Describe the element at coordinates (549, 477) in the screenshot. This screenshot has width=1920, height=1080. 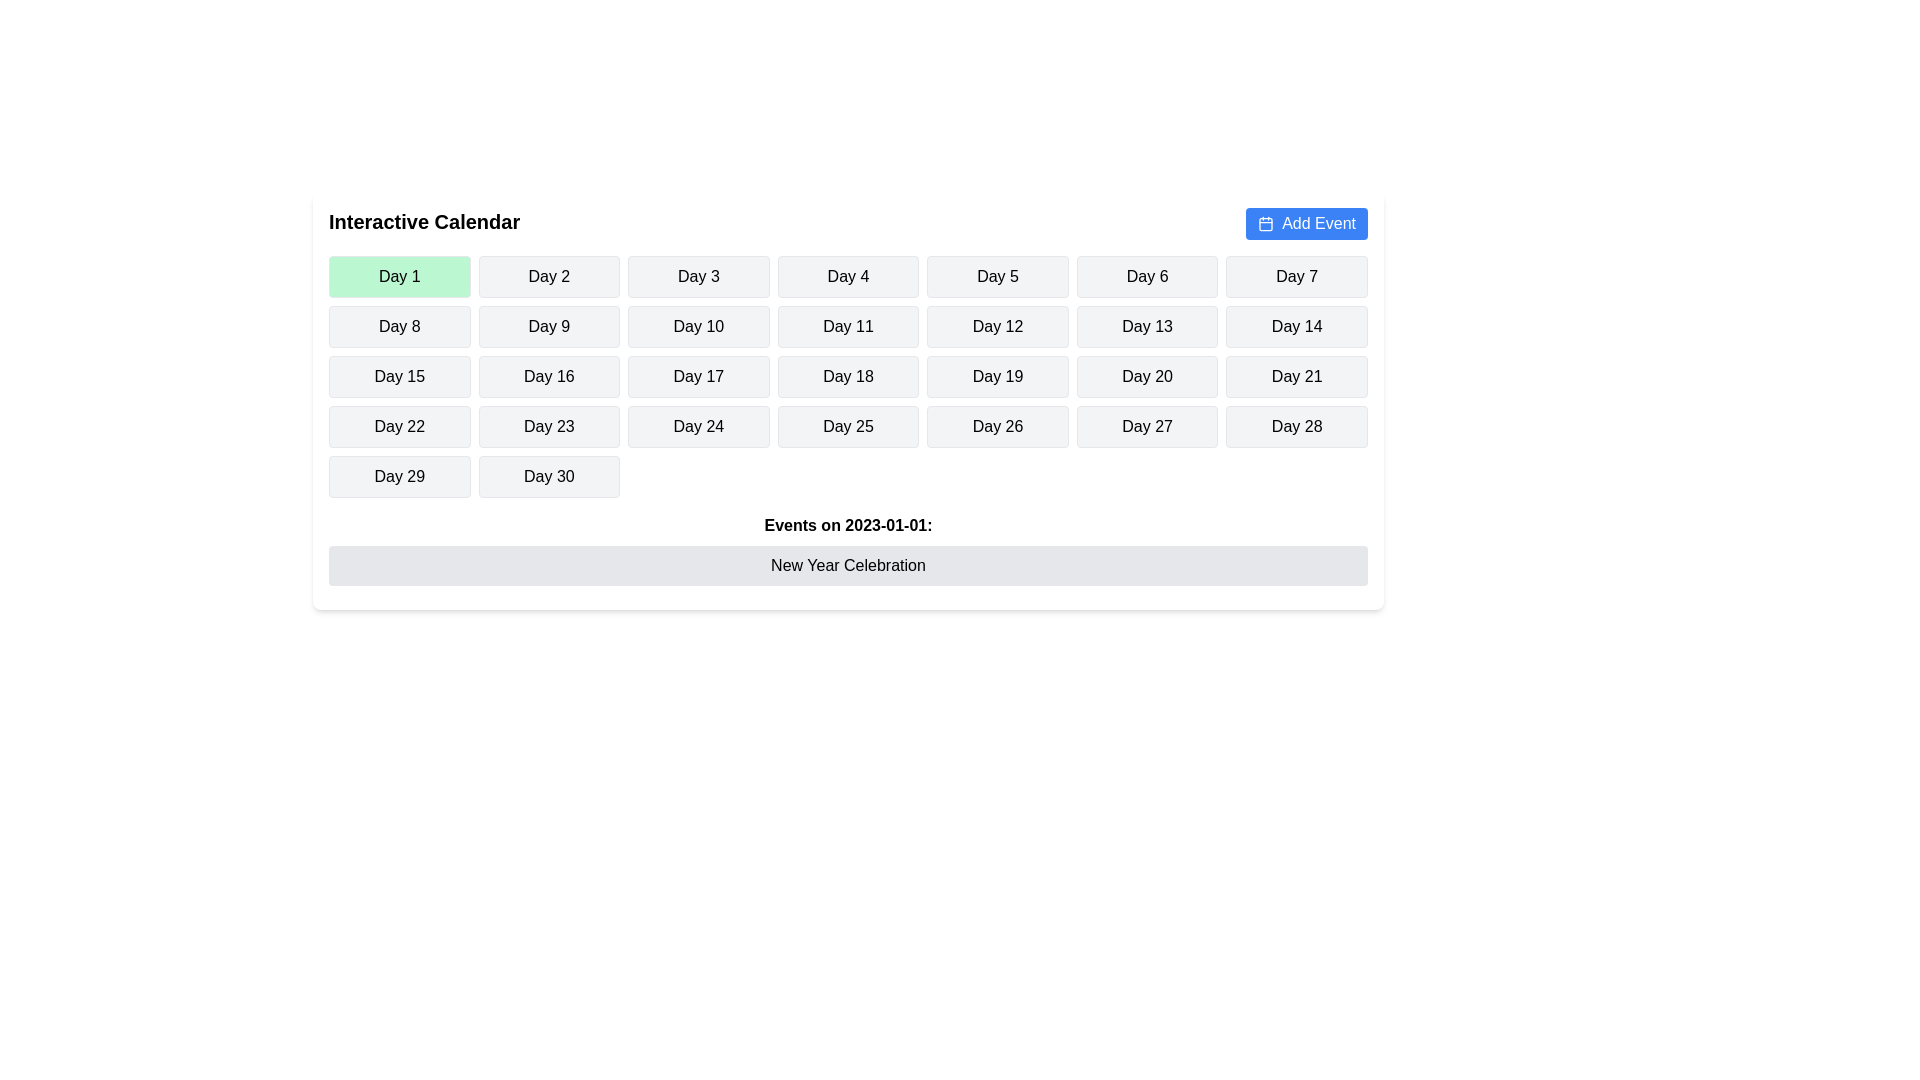
I see `the 'Day 30' button, which is a rectangular button with a light gray background, rounded corners, and black centered text in a sans-serif font, located in the last row of a grid layout` at that location.